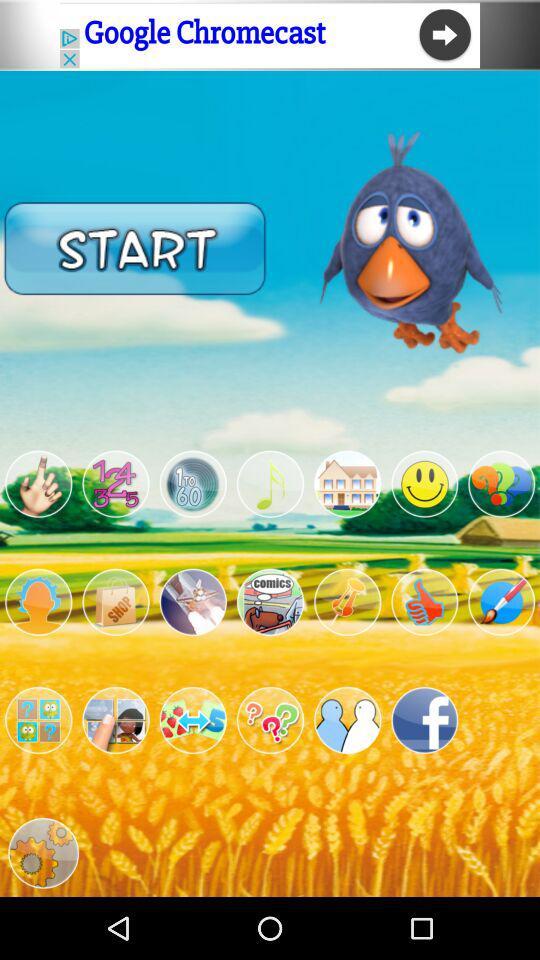  I want to click on the game is make mind very calm, so click(346, 601).